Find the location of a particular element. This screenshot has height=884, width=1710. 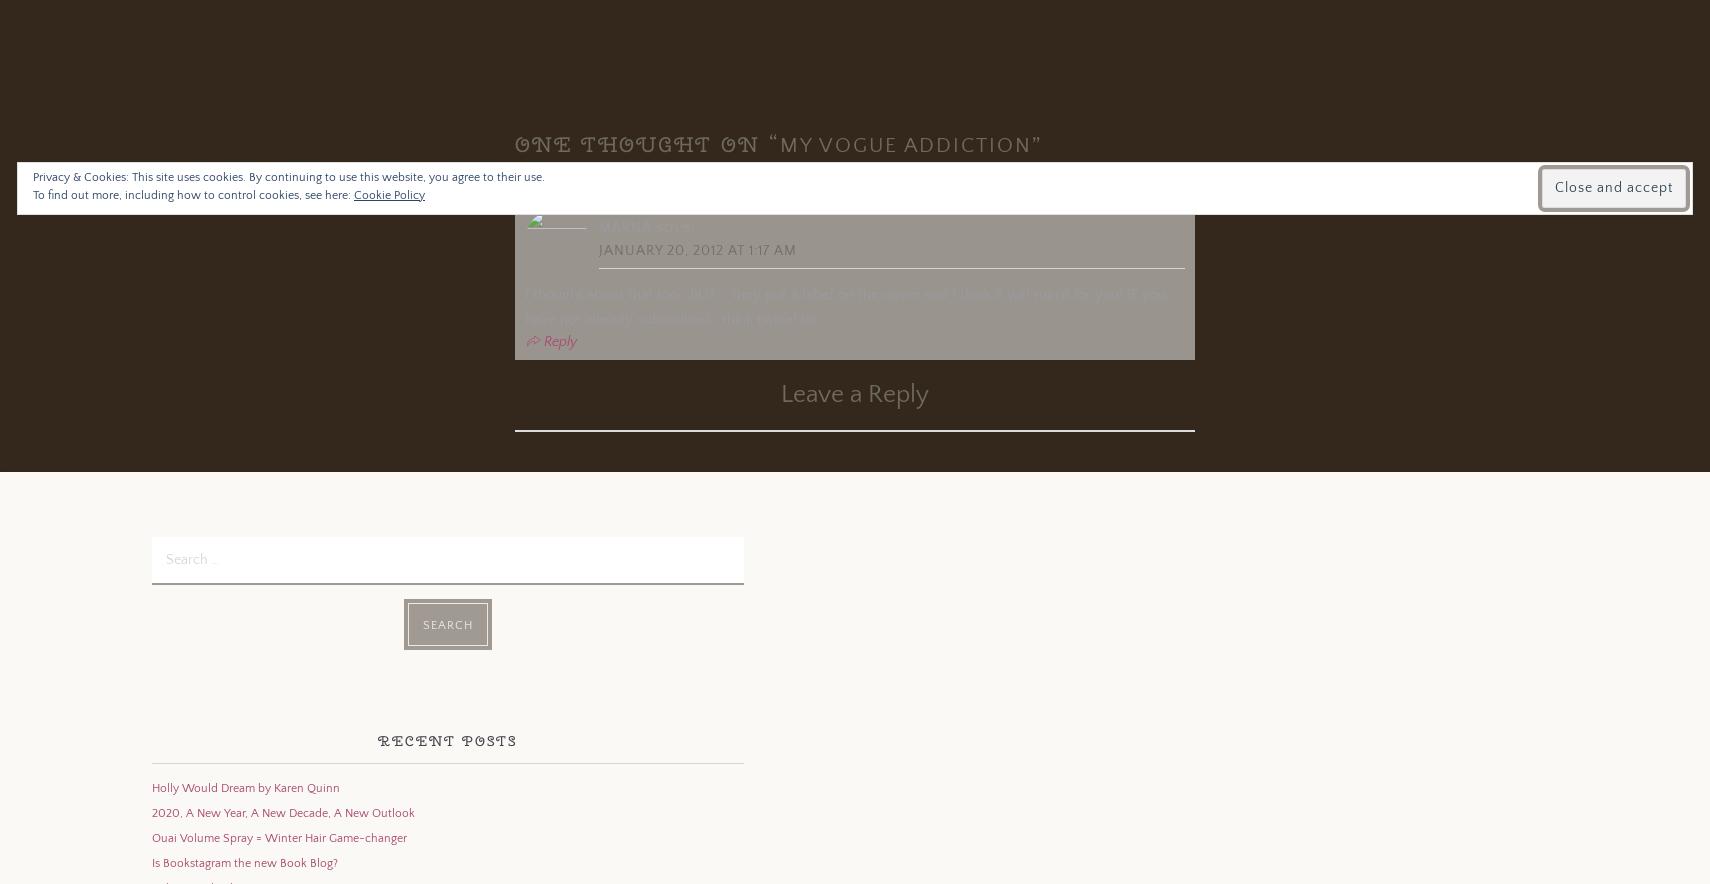

'One thought on “' is located at coordinates (647, 142).